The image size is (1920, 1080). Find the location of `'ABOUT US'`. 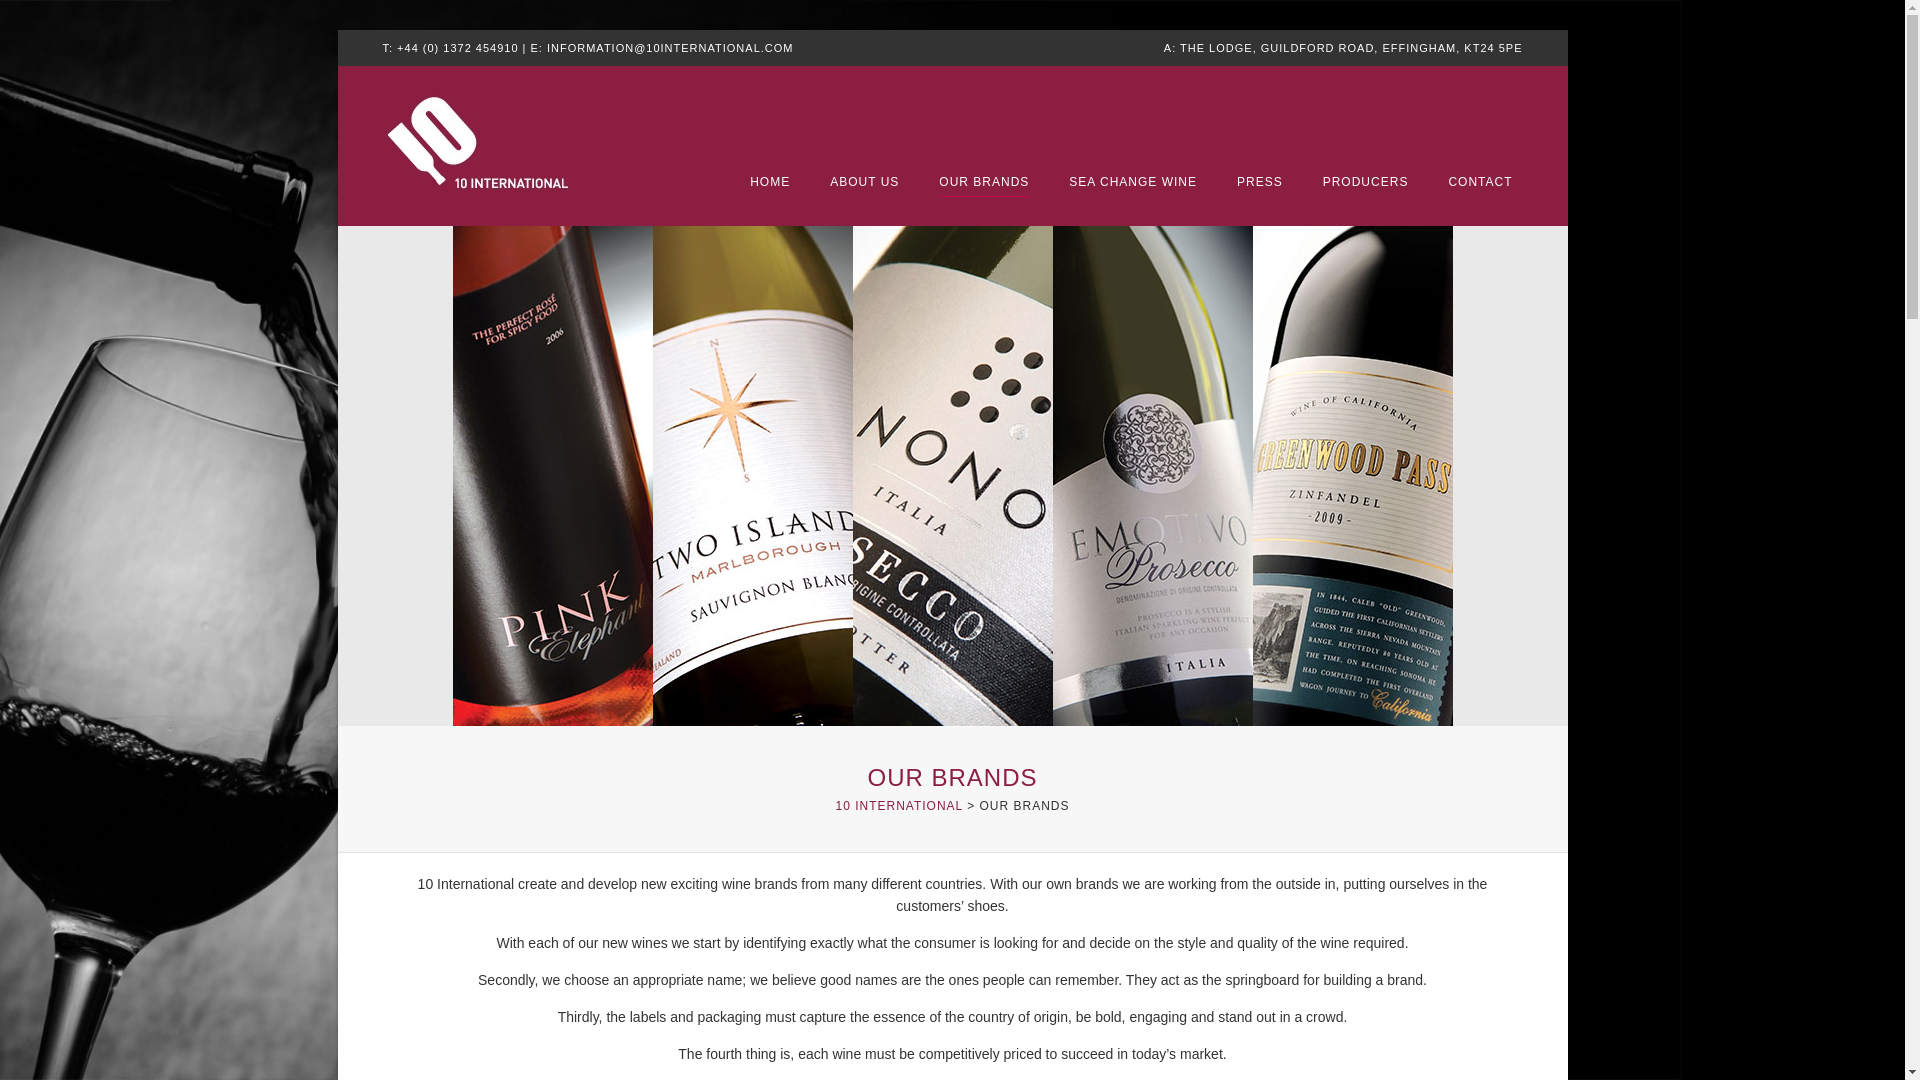

'ABOUT US' is located at coordinates (830, 182).